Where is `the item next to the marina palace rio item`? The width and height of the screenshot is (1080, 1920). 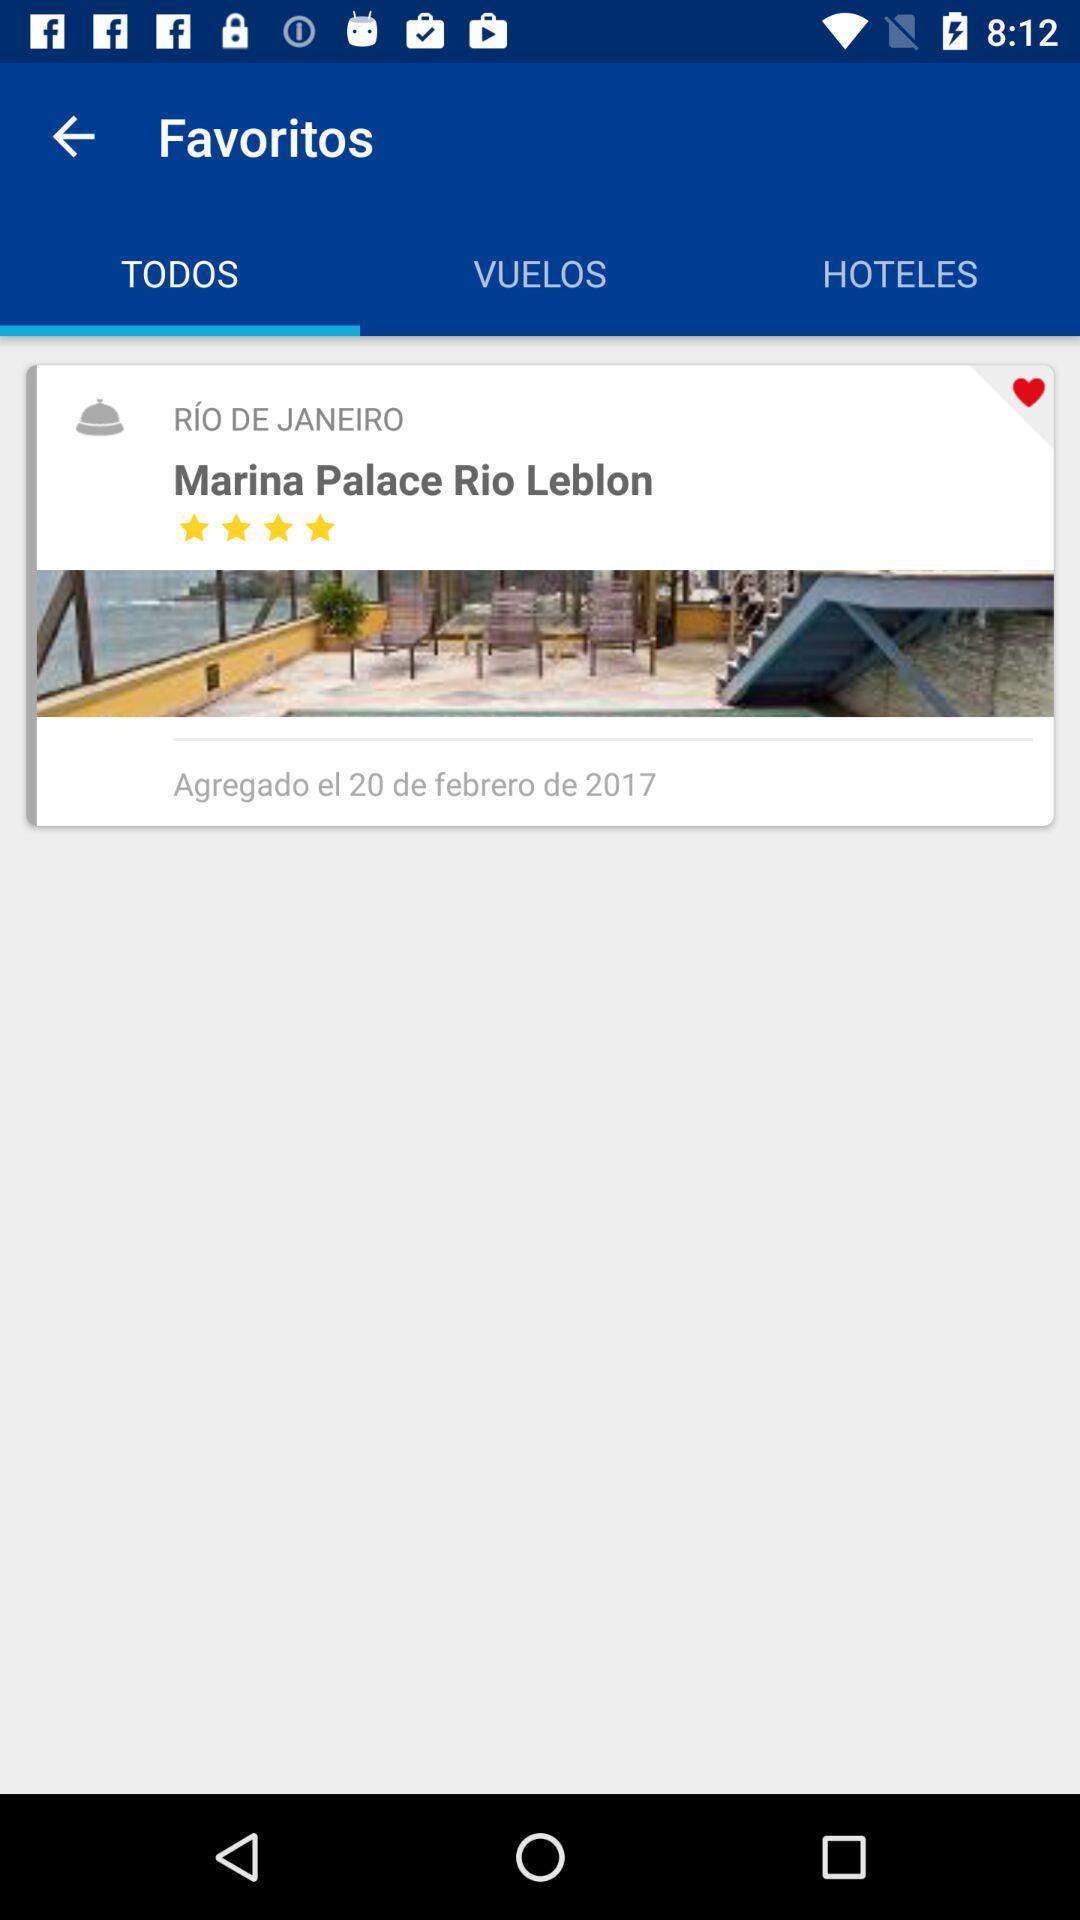 the item next to the marina palace rio item is located at coordinates (1011, 406).